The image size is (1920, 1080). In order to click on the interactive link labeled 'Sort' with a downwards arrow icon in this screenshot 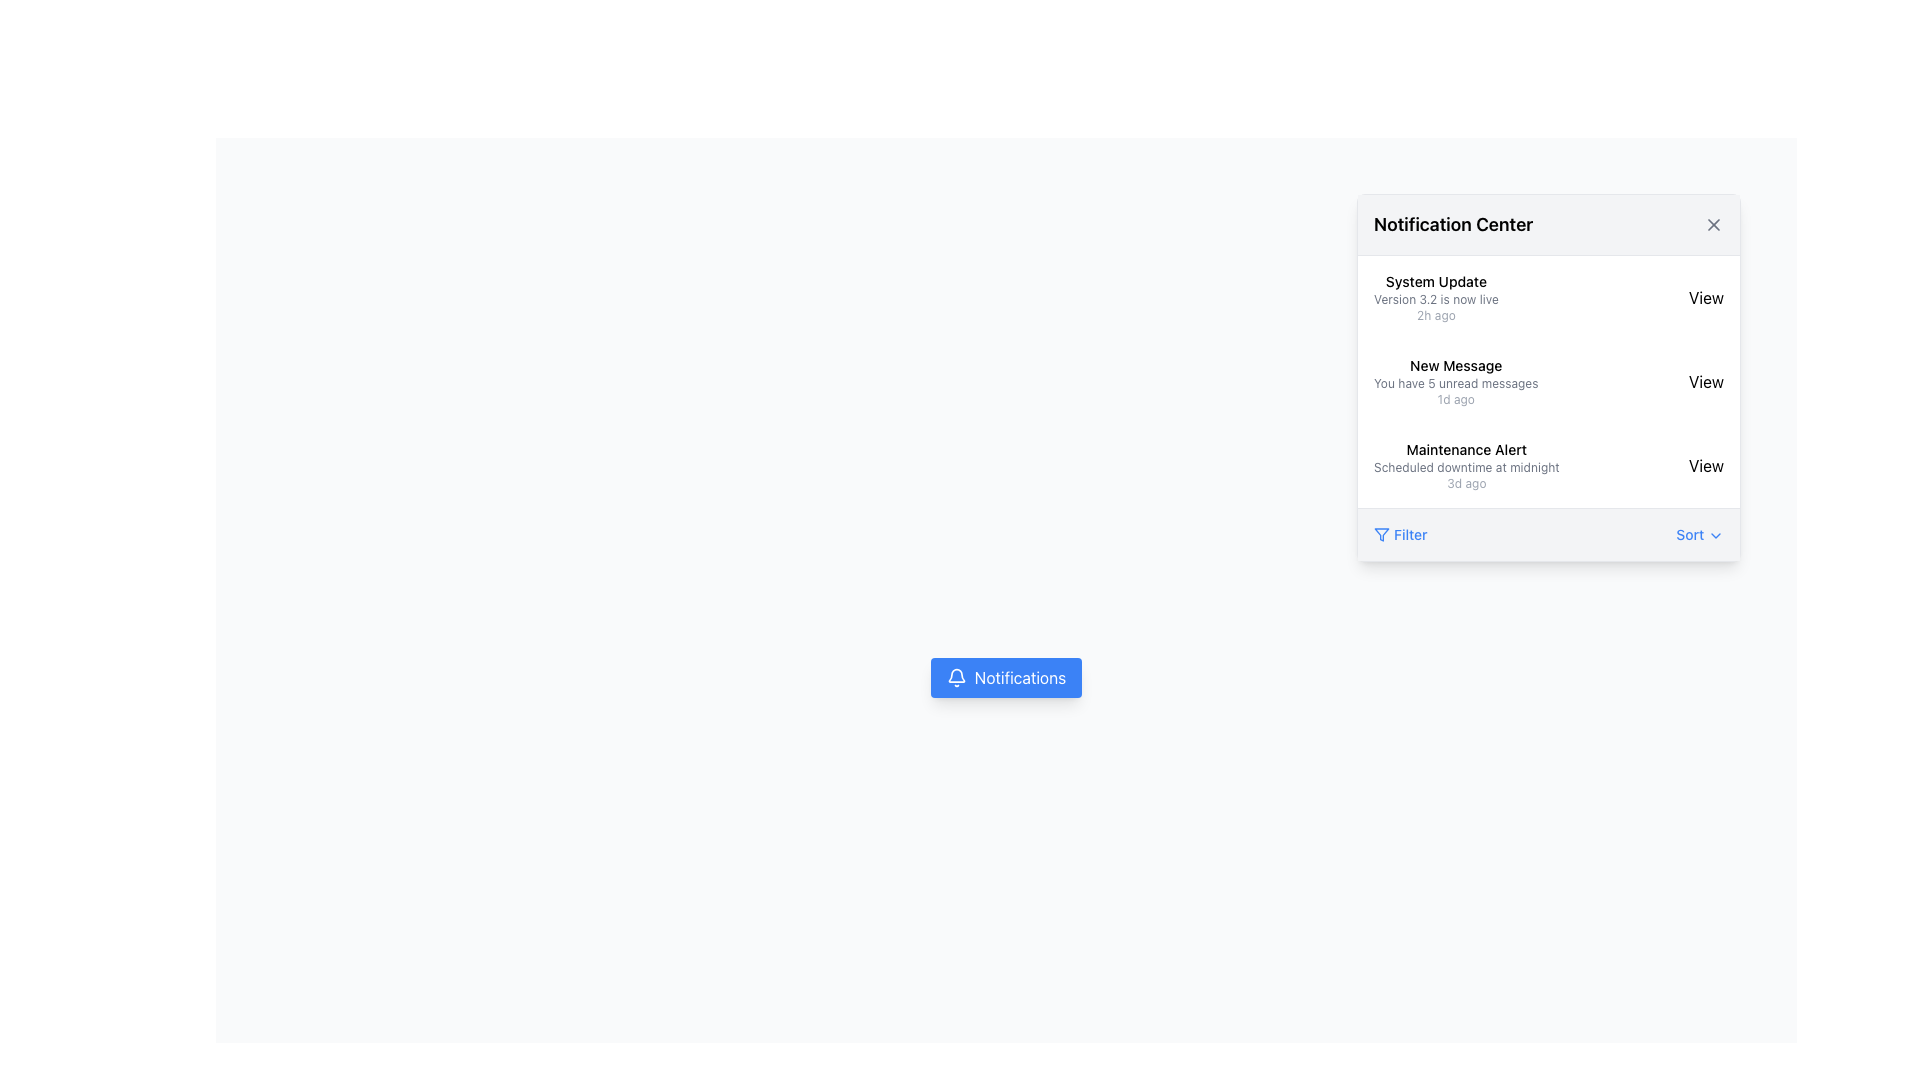, I will do `click(1699, 534)`.